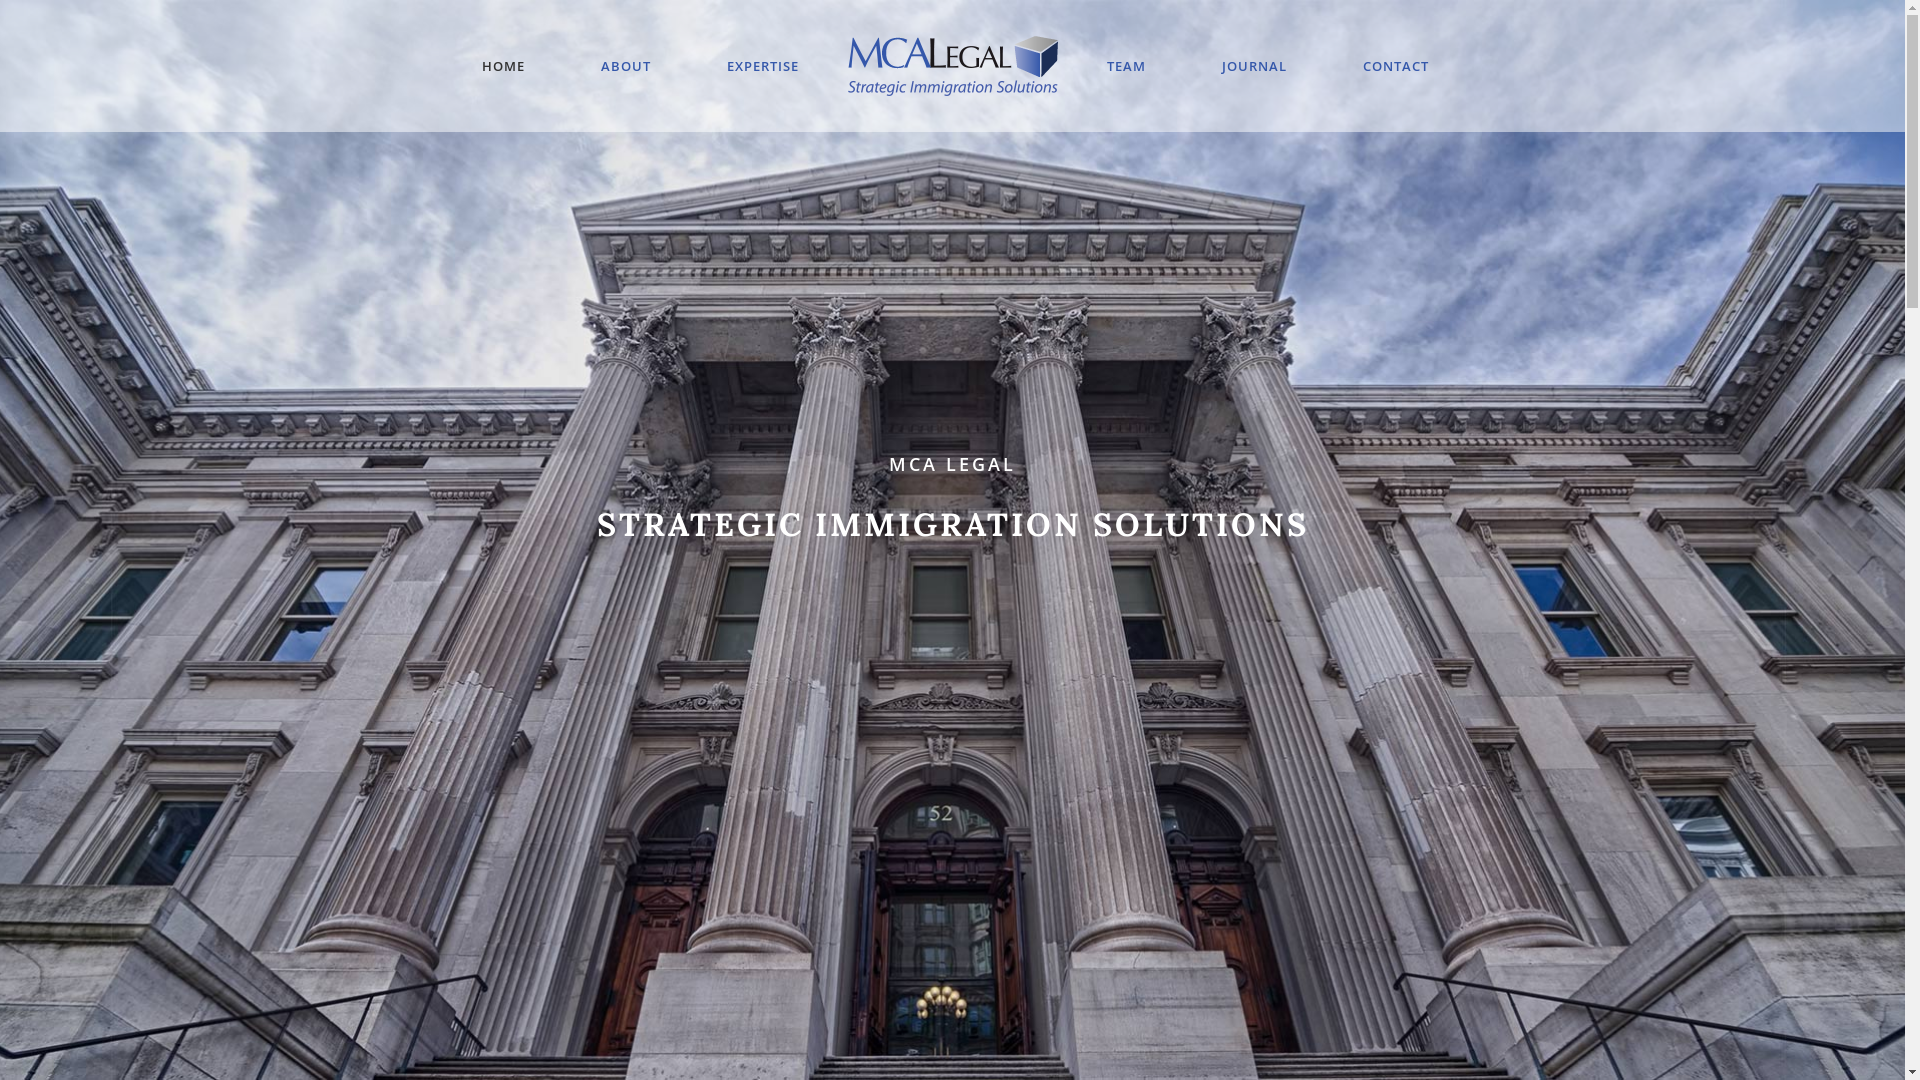 The height and width of the screenshot is (1080, 1920). Describe the element at coordinates (761, 64) in the screenshot. I see `'EXPERTISE'` at that location.